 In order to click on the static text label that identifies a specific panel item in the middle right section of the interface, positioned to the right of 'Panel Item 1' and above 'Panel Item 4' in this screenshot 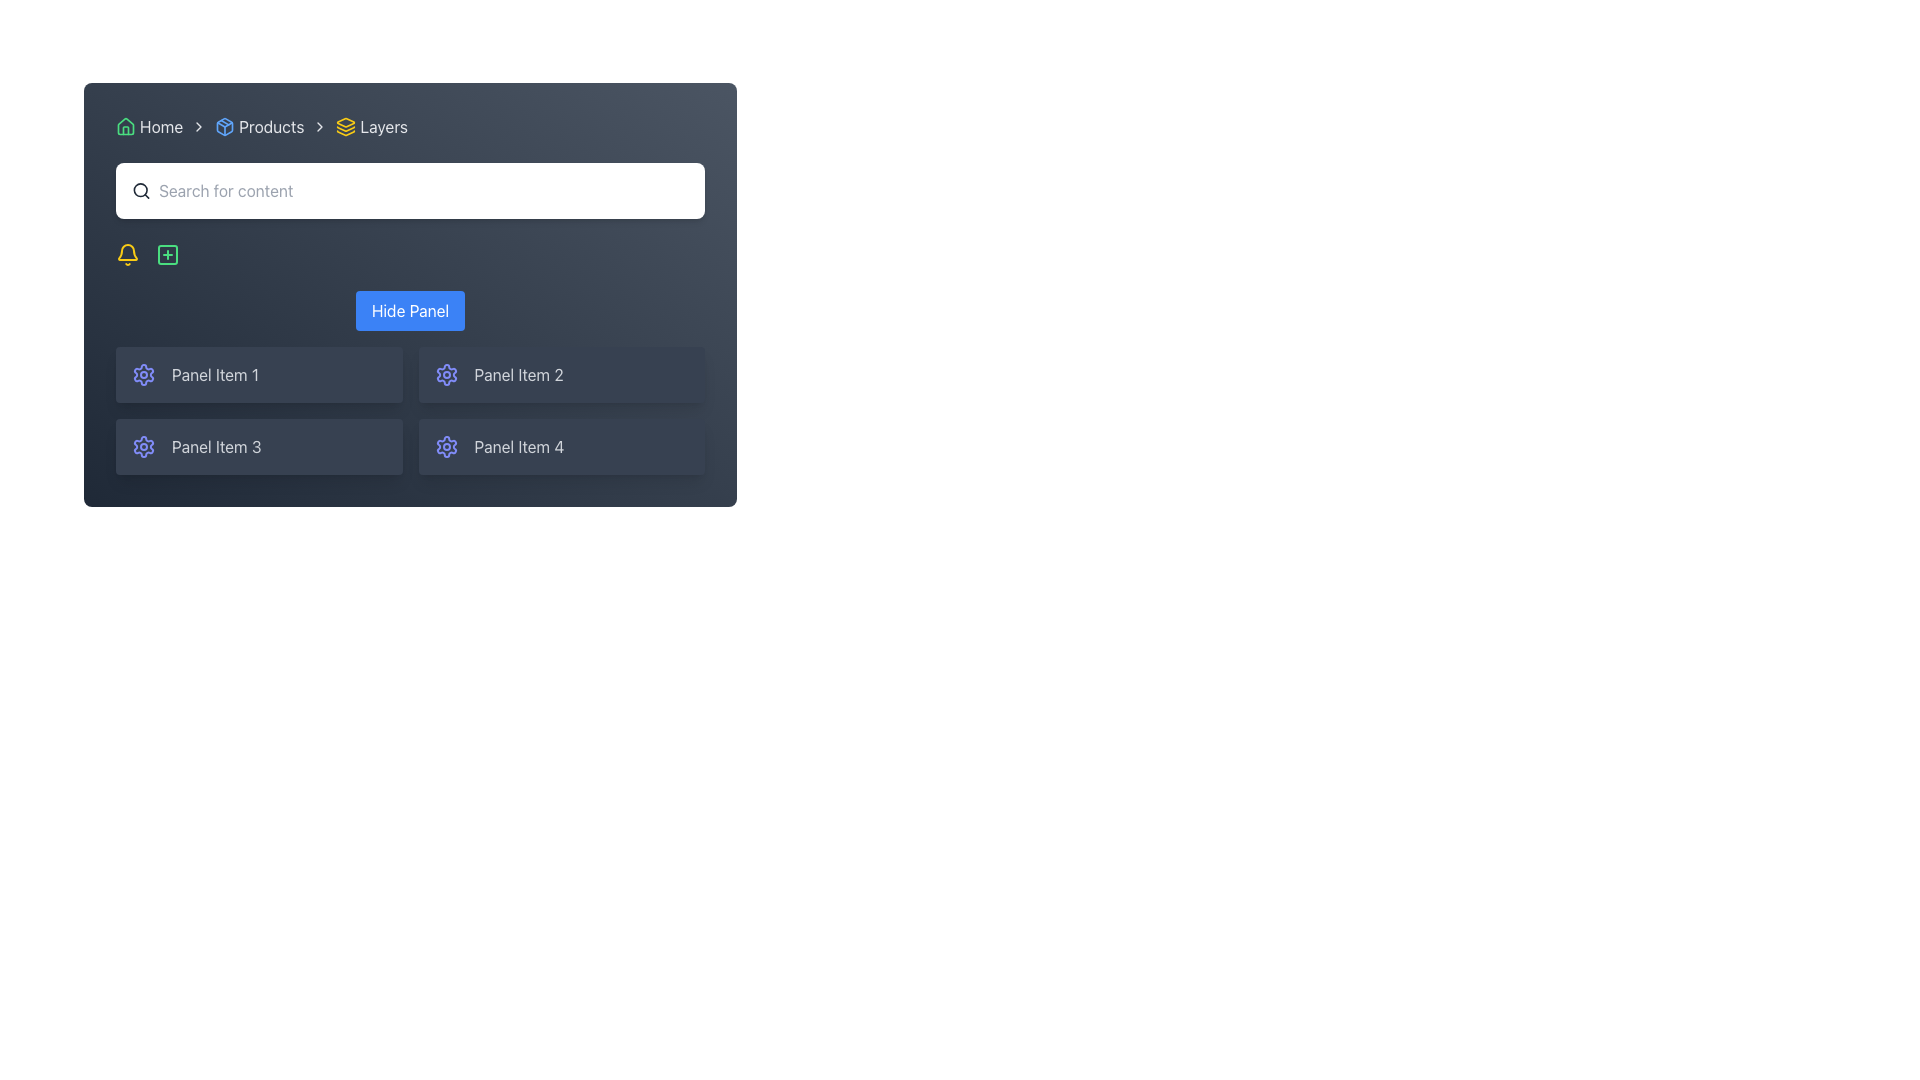, I will do `click(519, 374)`.